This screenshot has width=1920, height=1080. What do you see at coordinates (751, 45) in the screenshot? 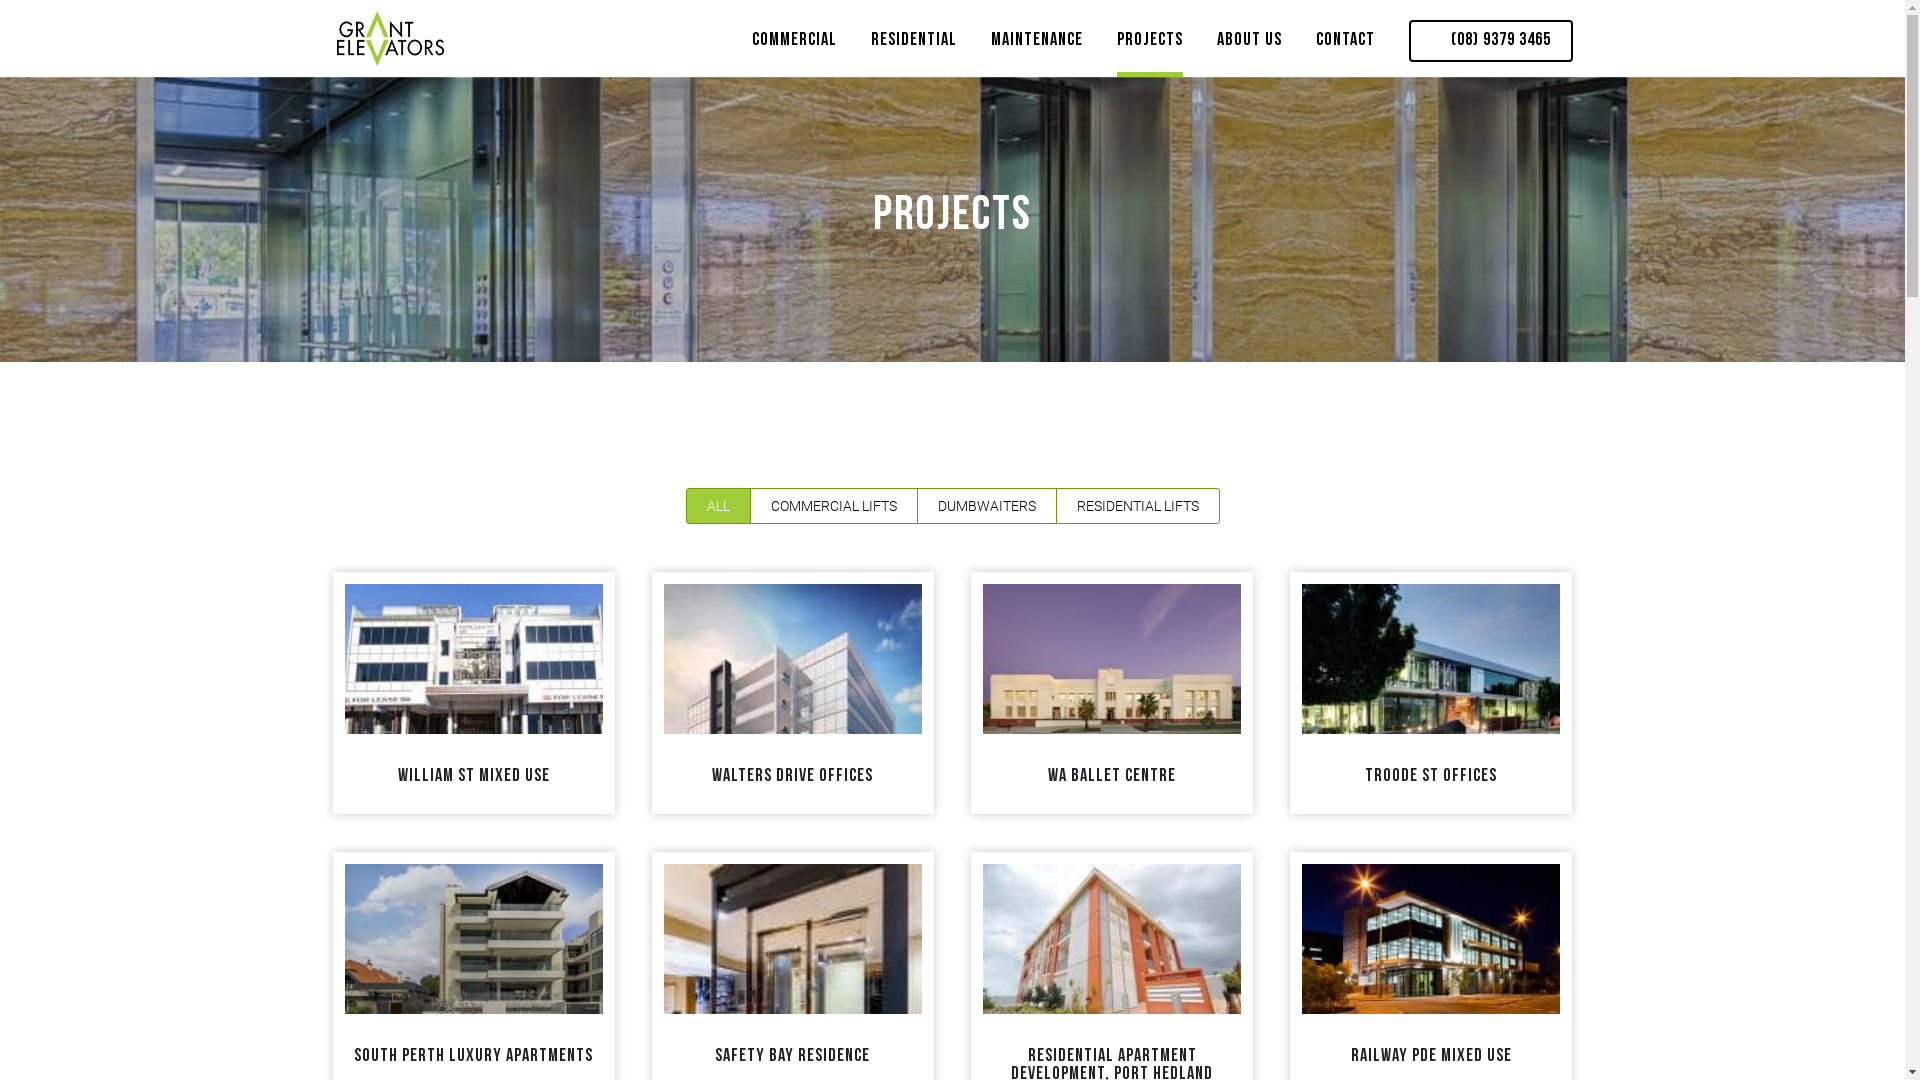
I see `'COMMERCIAL'` at bounding box center [751, 45].